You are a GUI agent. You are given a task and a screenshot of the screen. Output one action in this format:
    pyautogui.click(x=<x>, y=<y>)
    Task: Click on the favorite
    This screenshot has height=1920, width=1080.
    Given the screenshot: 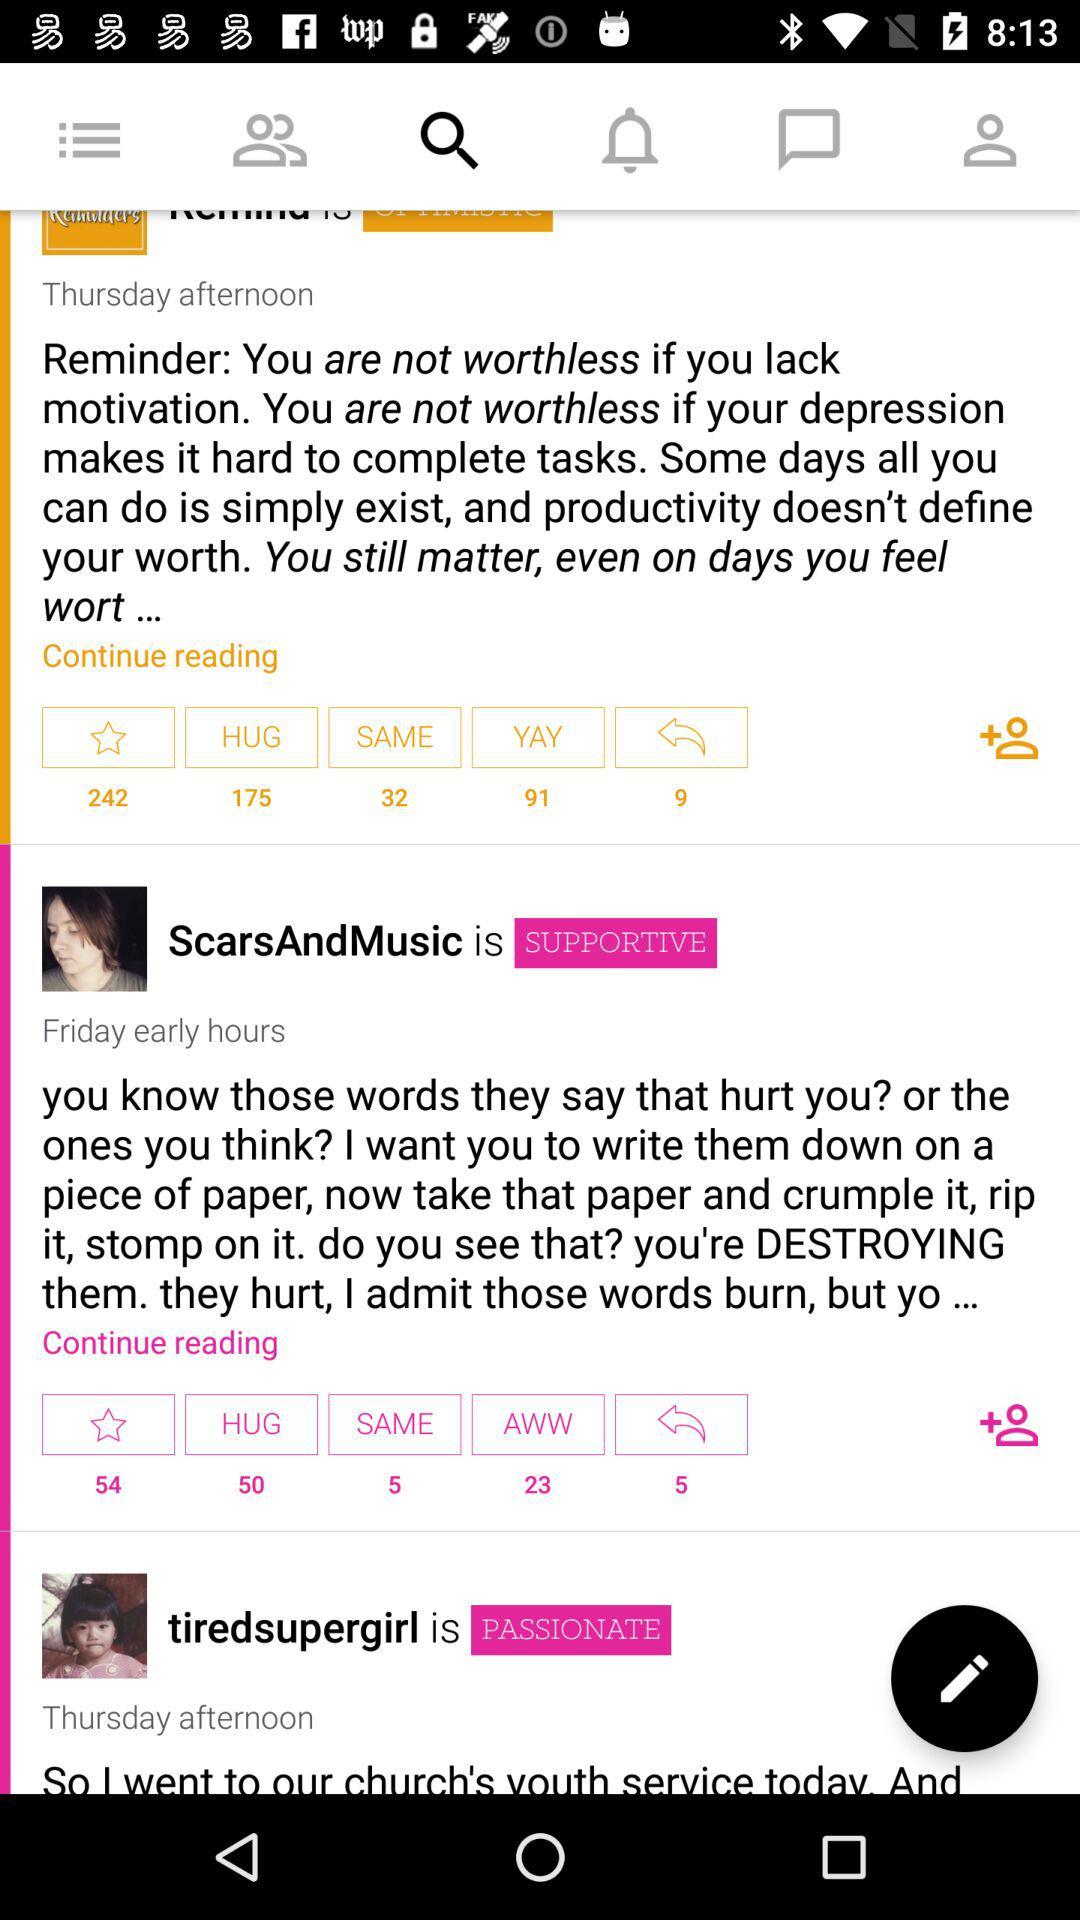 What is the action you would take?
    pyautogui.click(x=108, y=736)
    